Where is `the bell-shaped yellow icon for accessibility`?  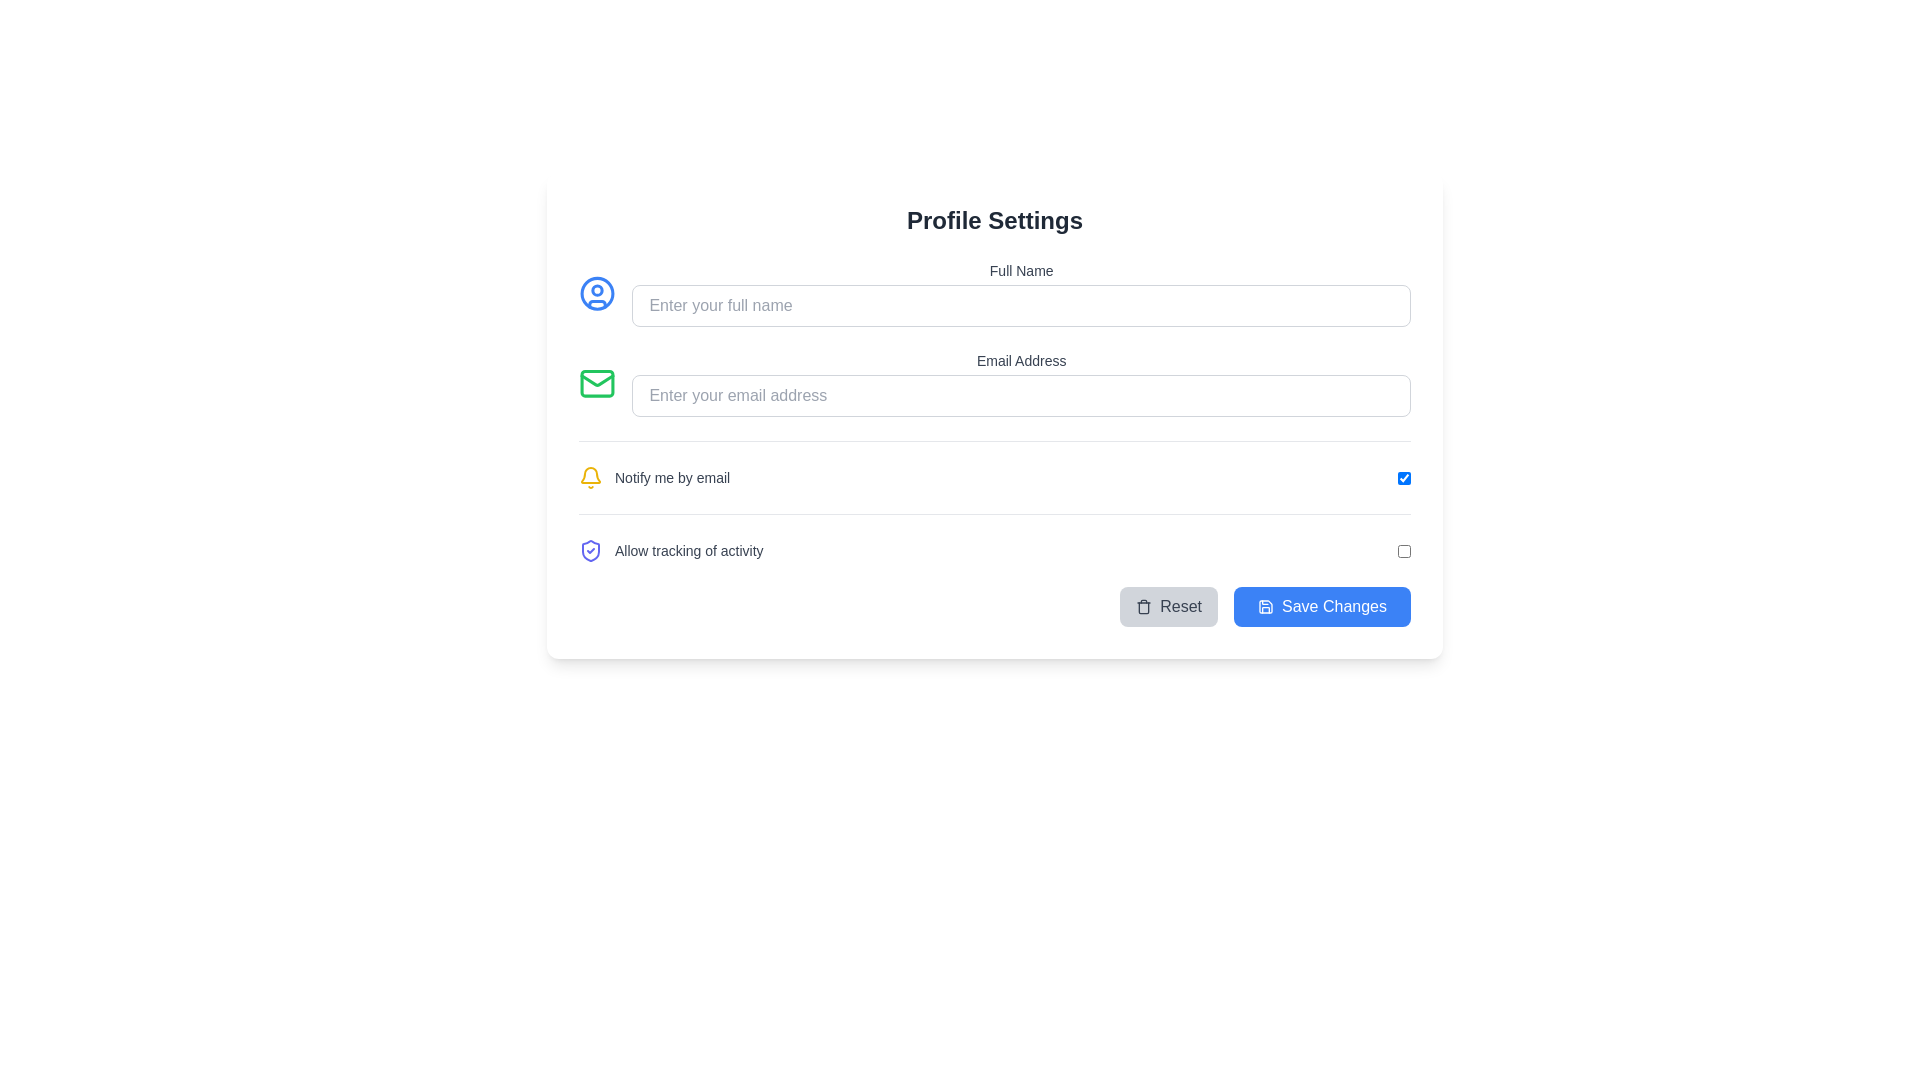 the bell-shaped yellow icon for accessibility is located at coordinates (589, 478).